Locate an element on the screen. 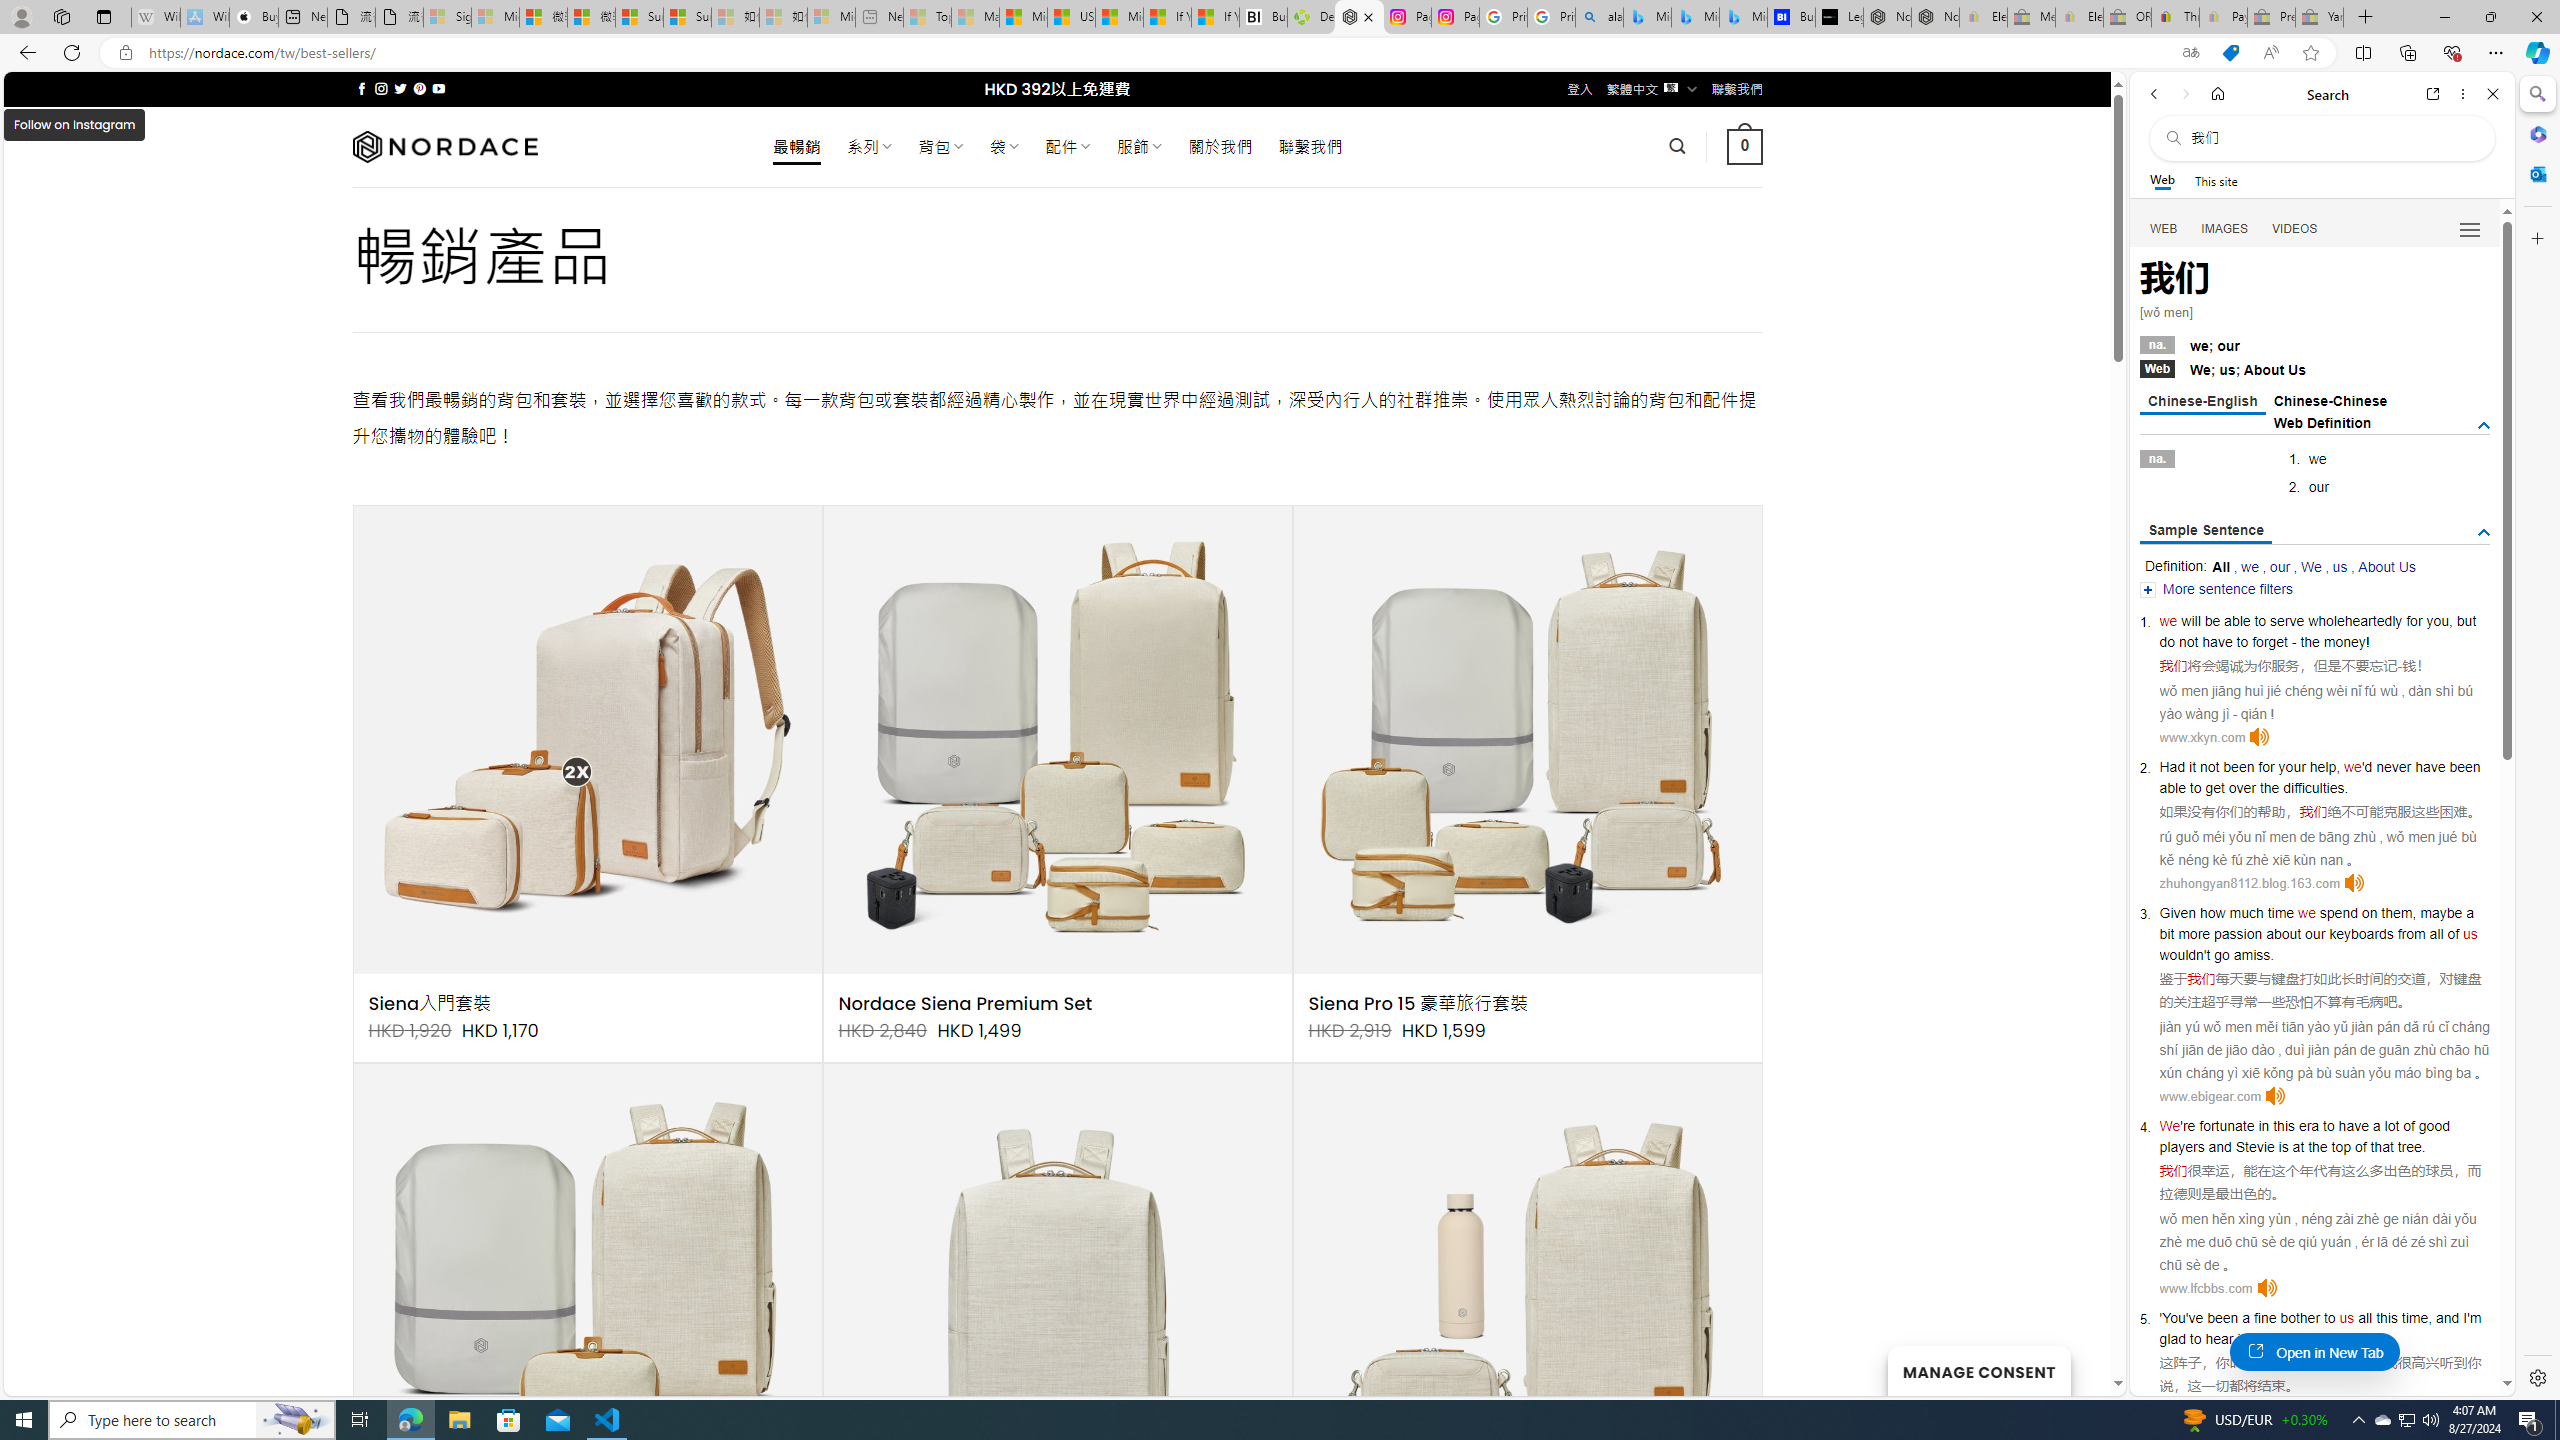 The width and height of the screenshot is (2560, 1440). 'us' is located at coordinates (2347, 1317).